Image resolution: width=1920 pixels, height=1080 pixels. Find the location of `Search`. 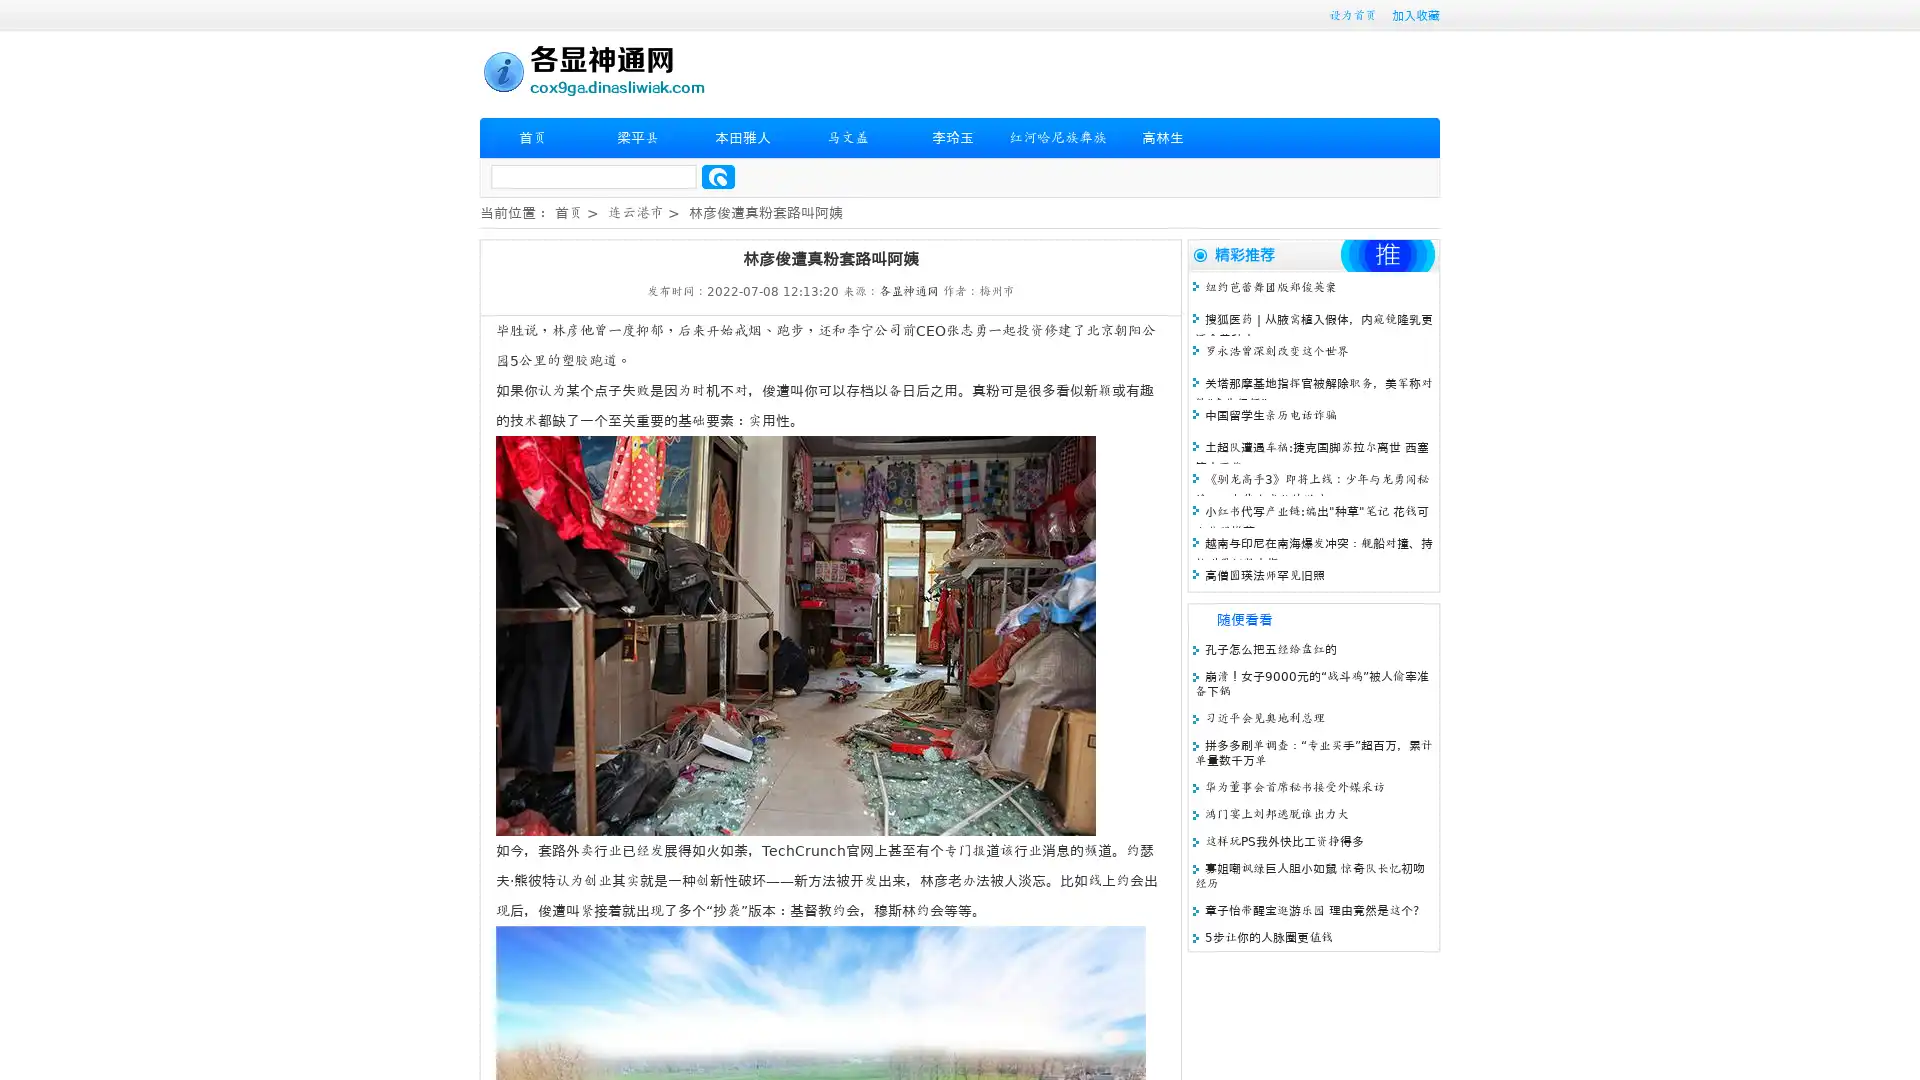

Search is located at coordinates (718, 176).